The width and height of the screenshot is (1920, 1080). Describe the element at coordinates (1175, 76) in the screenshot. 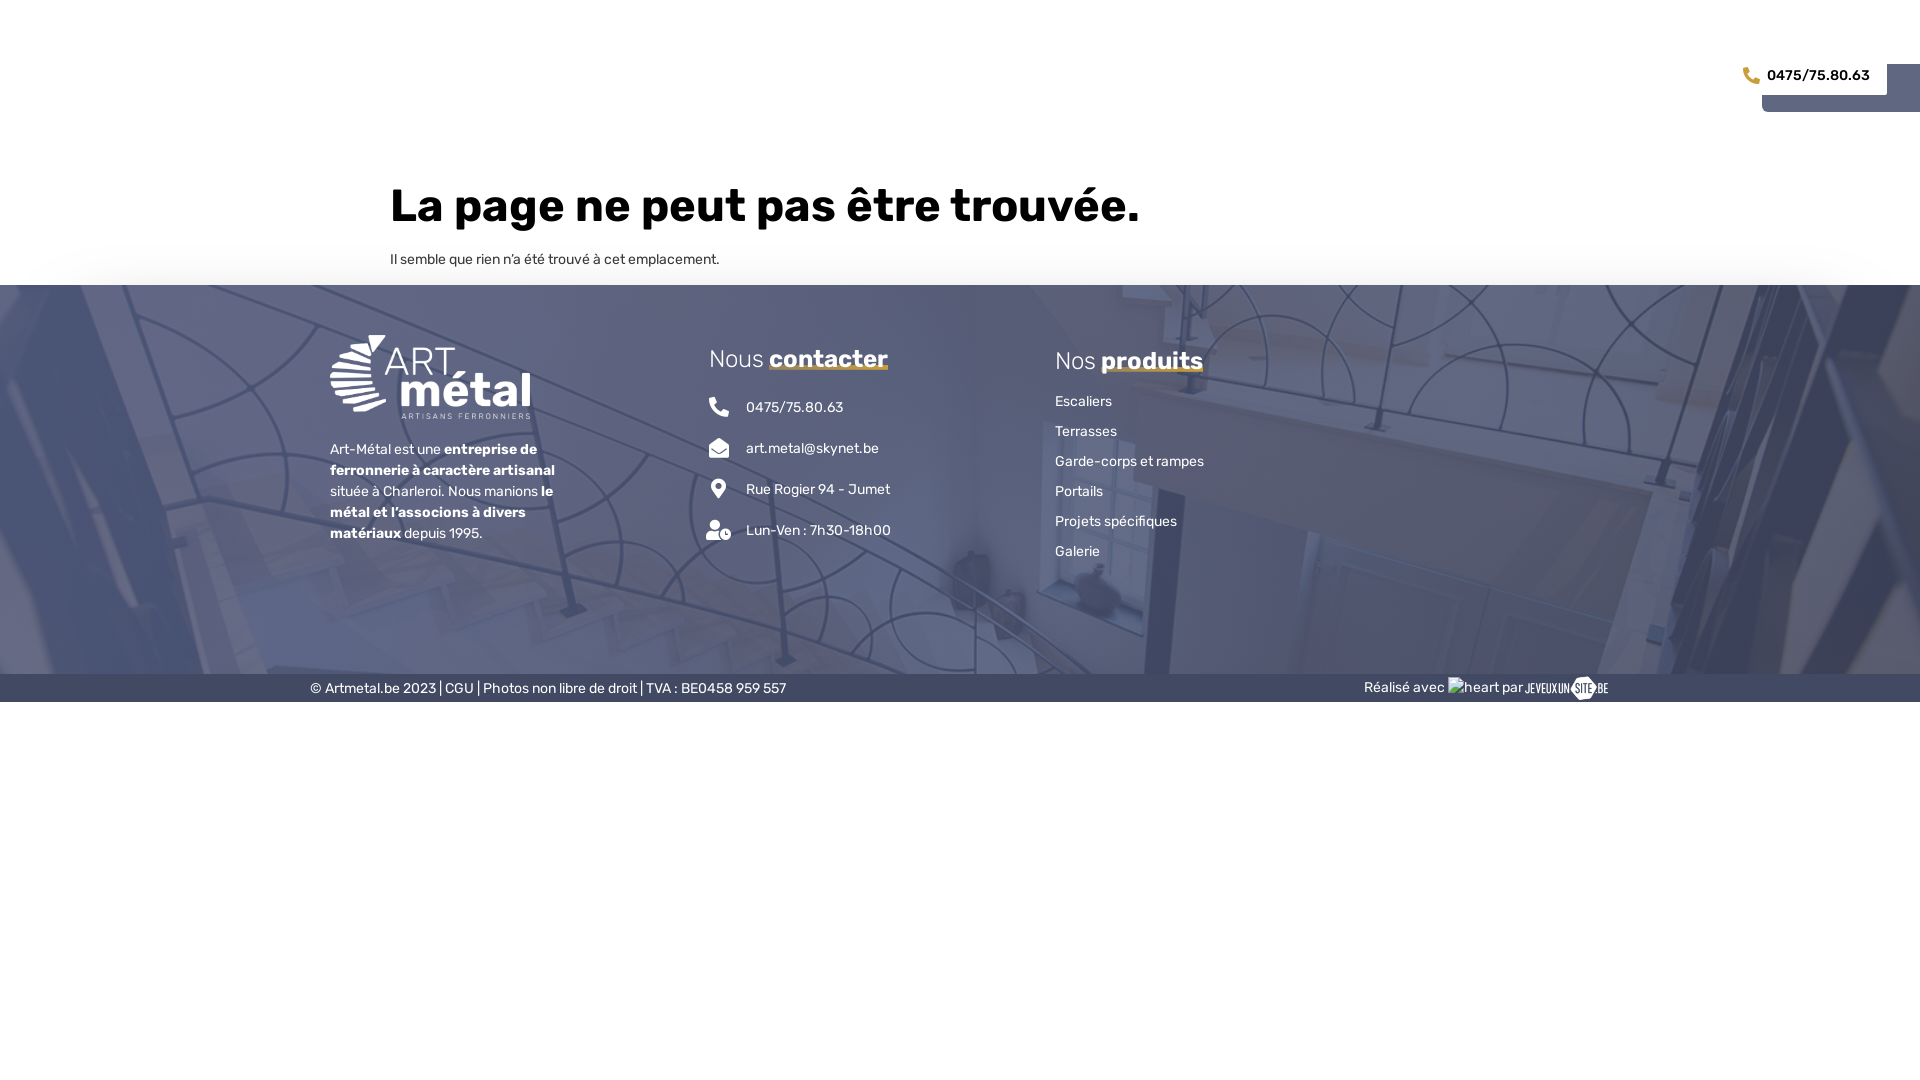

I see `'GALERIE'` at that location.